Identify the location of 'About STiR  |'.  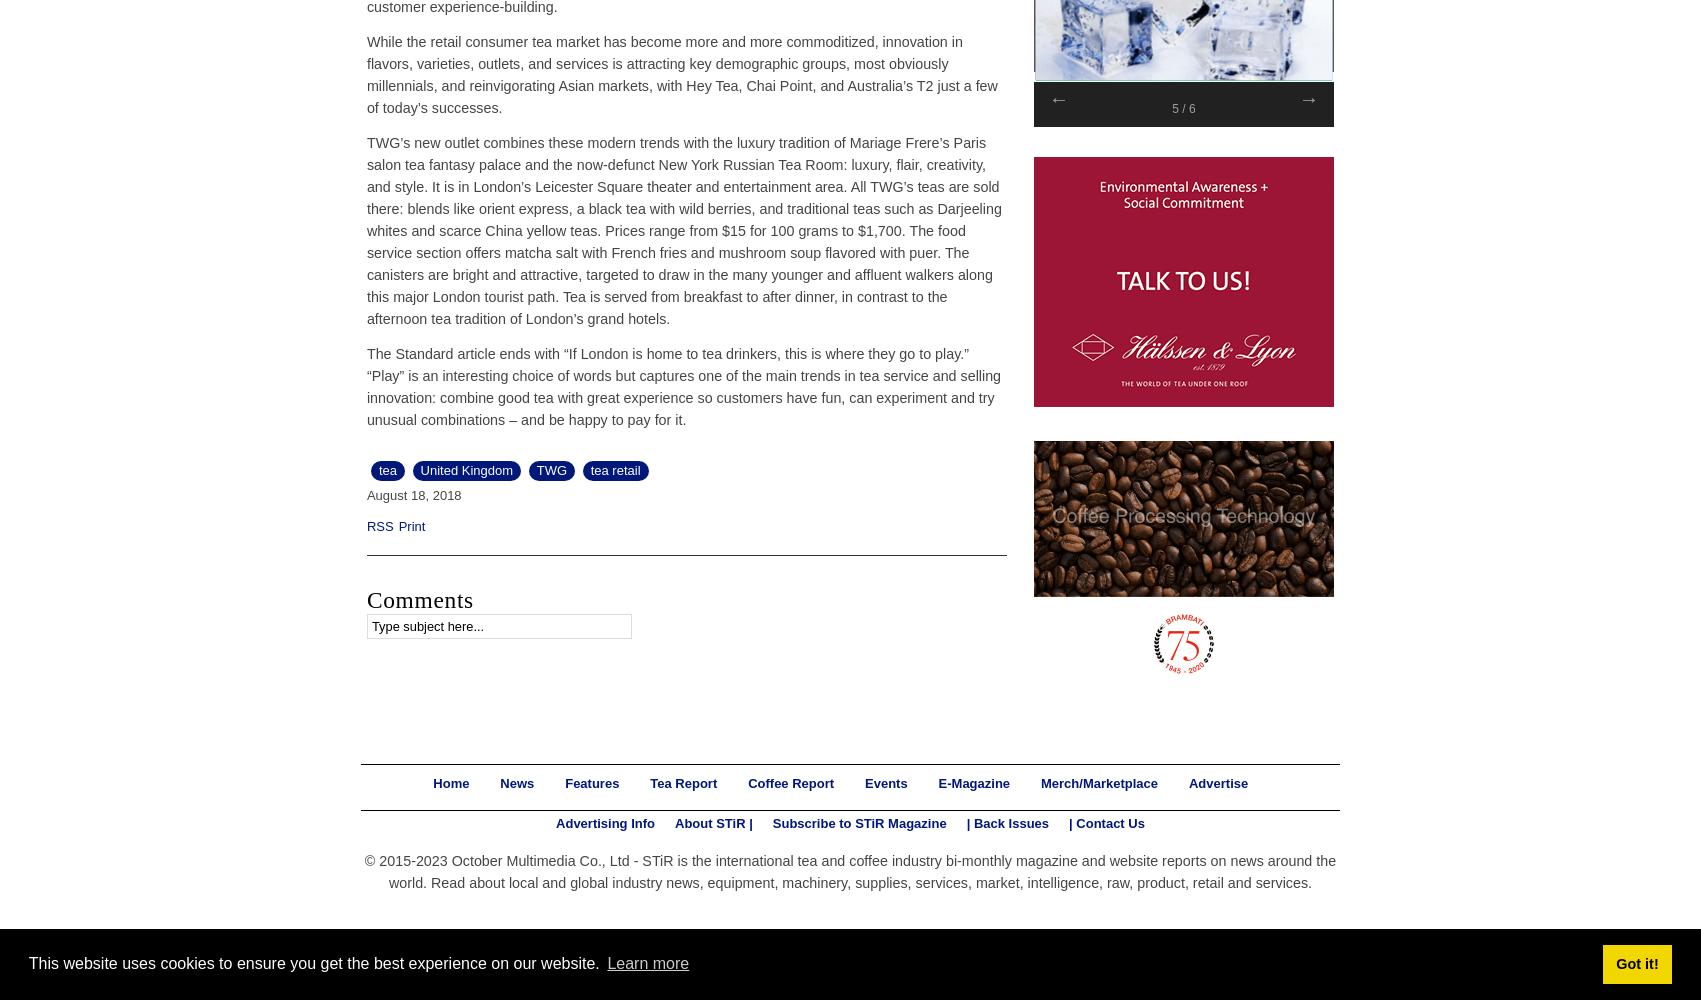
(712, 821).